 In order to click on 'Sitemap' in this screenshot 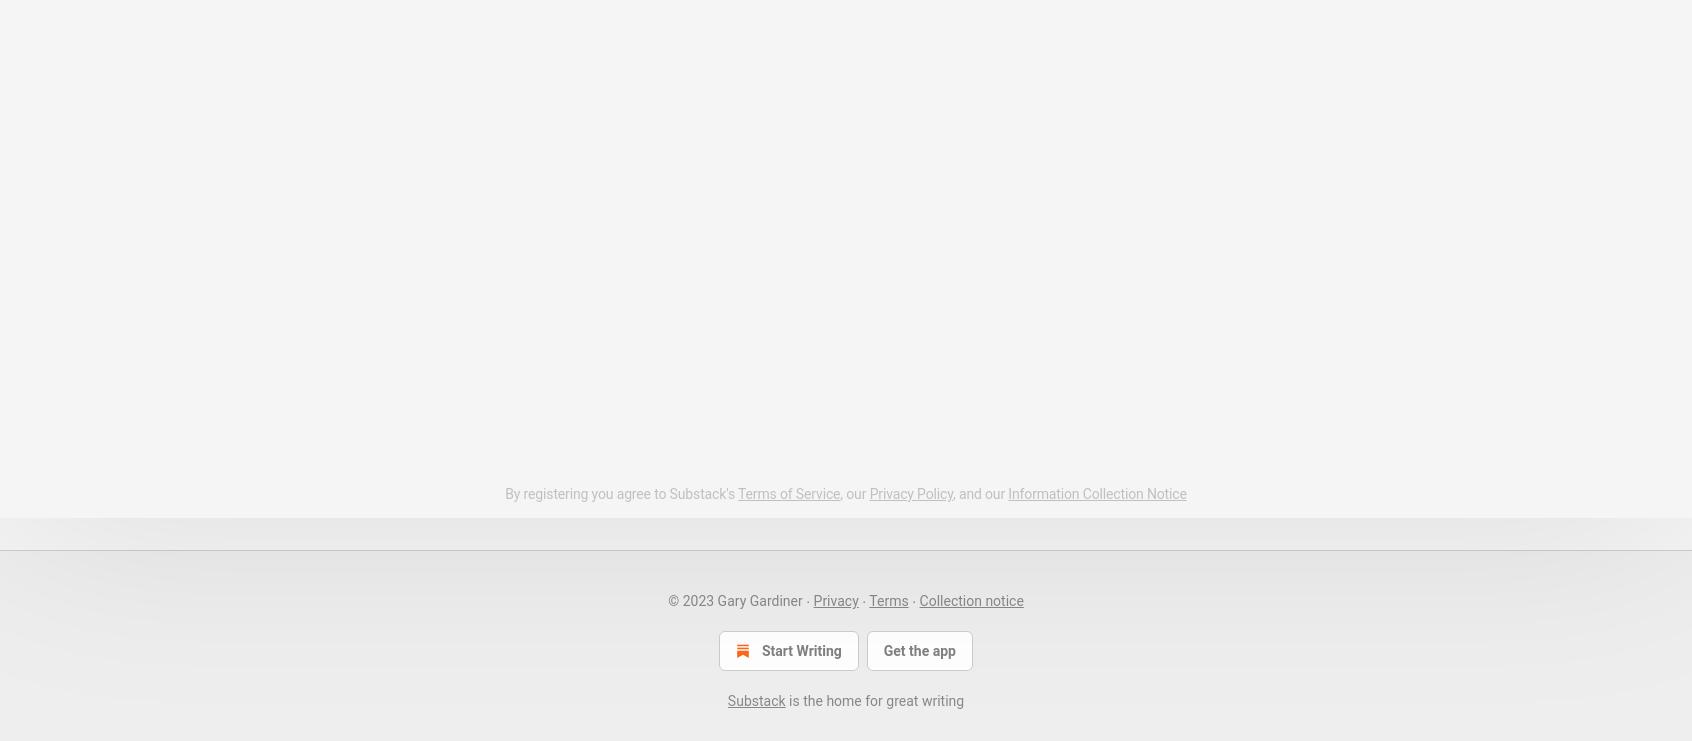, I will do `click(231, 508)`.